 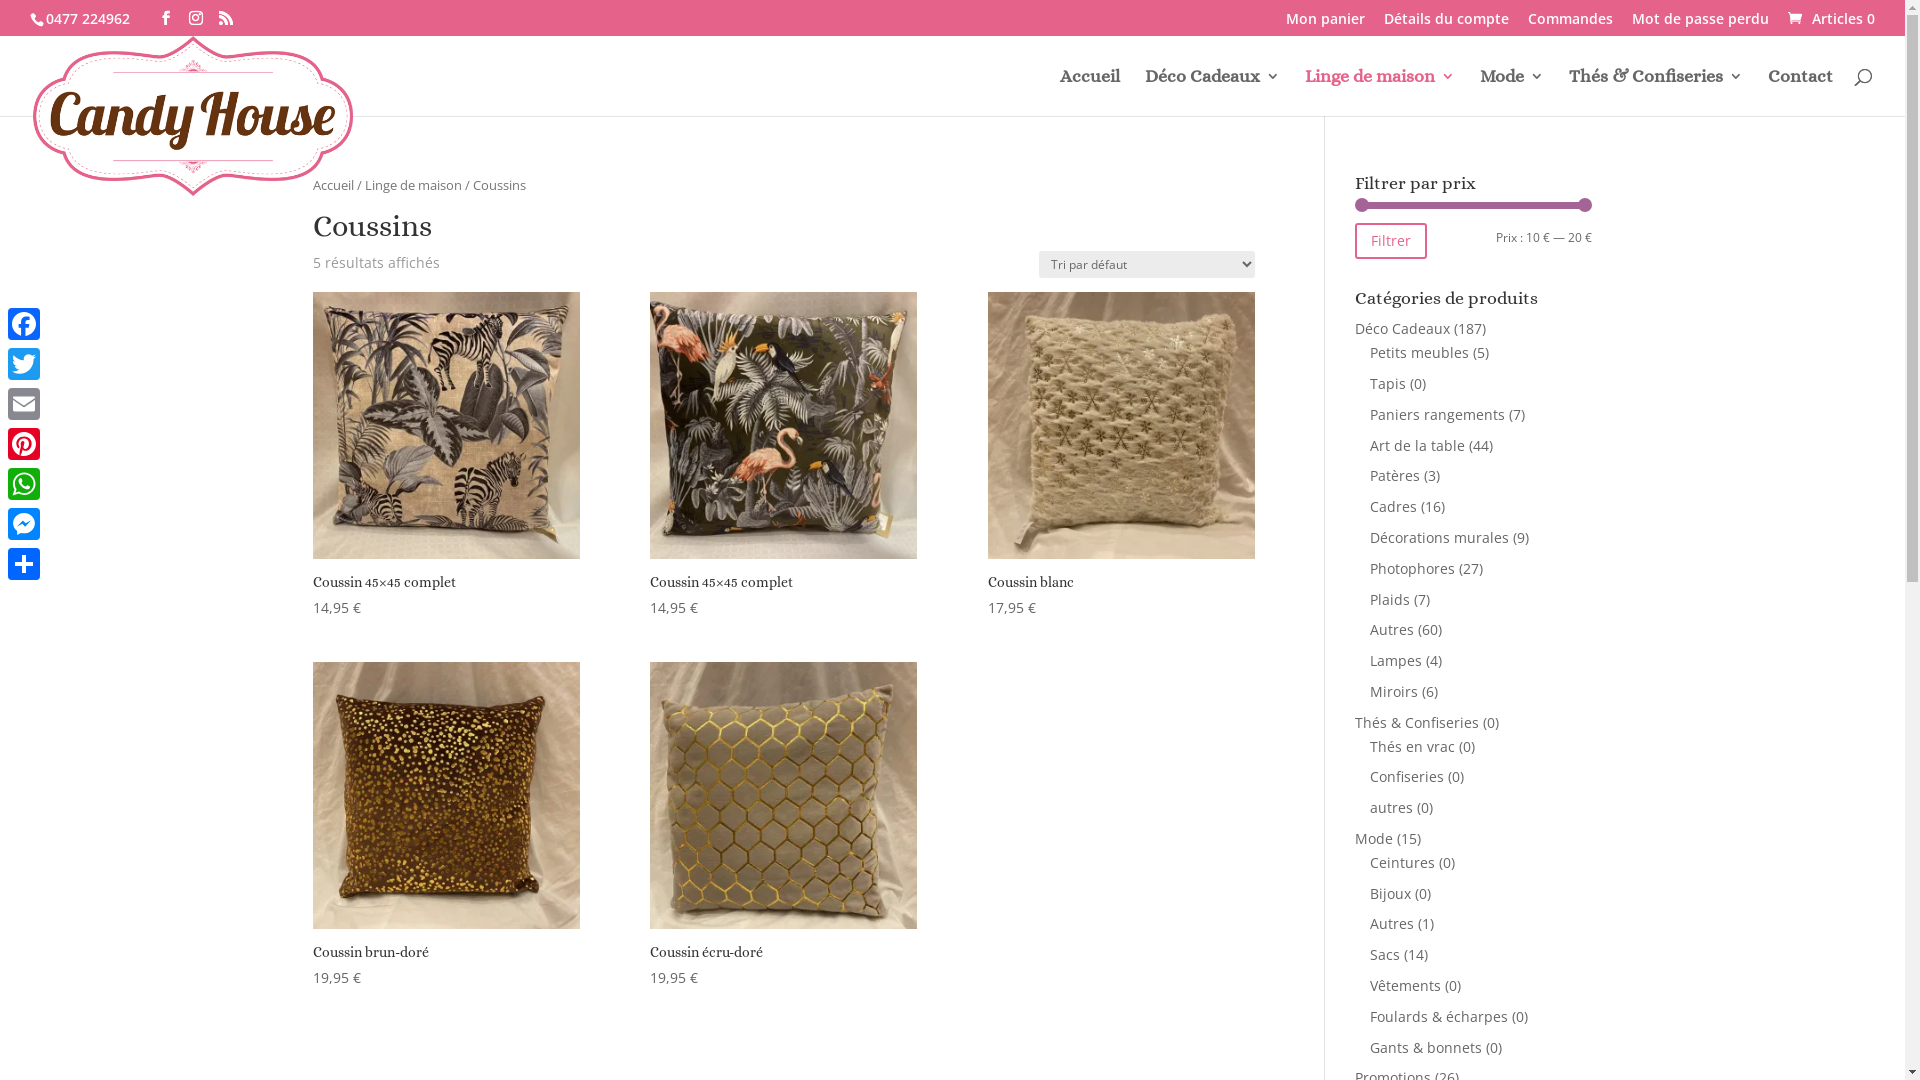 What do you see at coordinates (24, 404) in the screenshot?
I see `'Email'` at bounding box center [24, 404].